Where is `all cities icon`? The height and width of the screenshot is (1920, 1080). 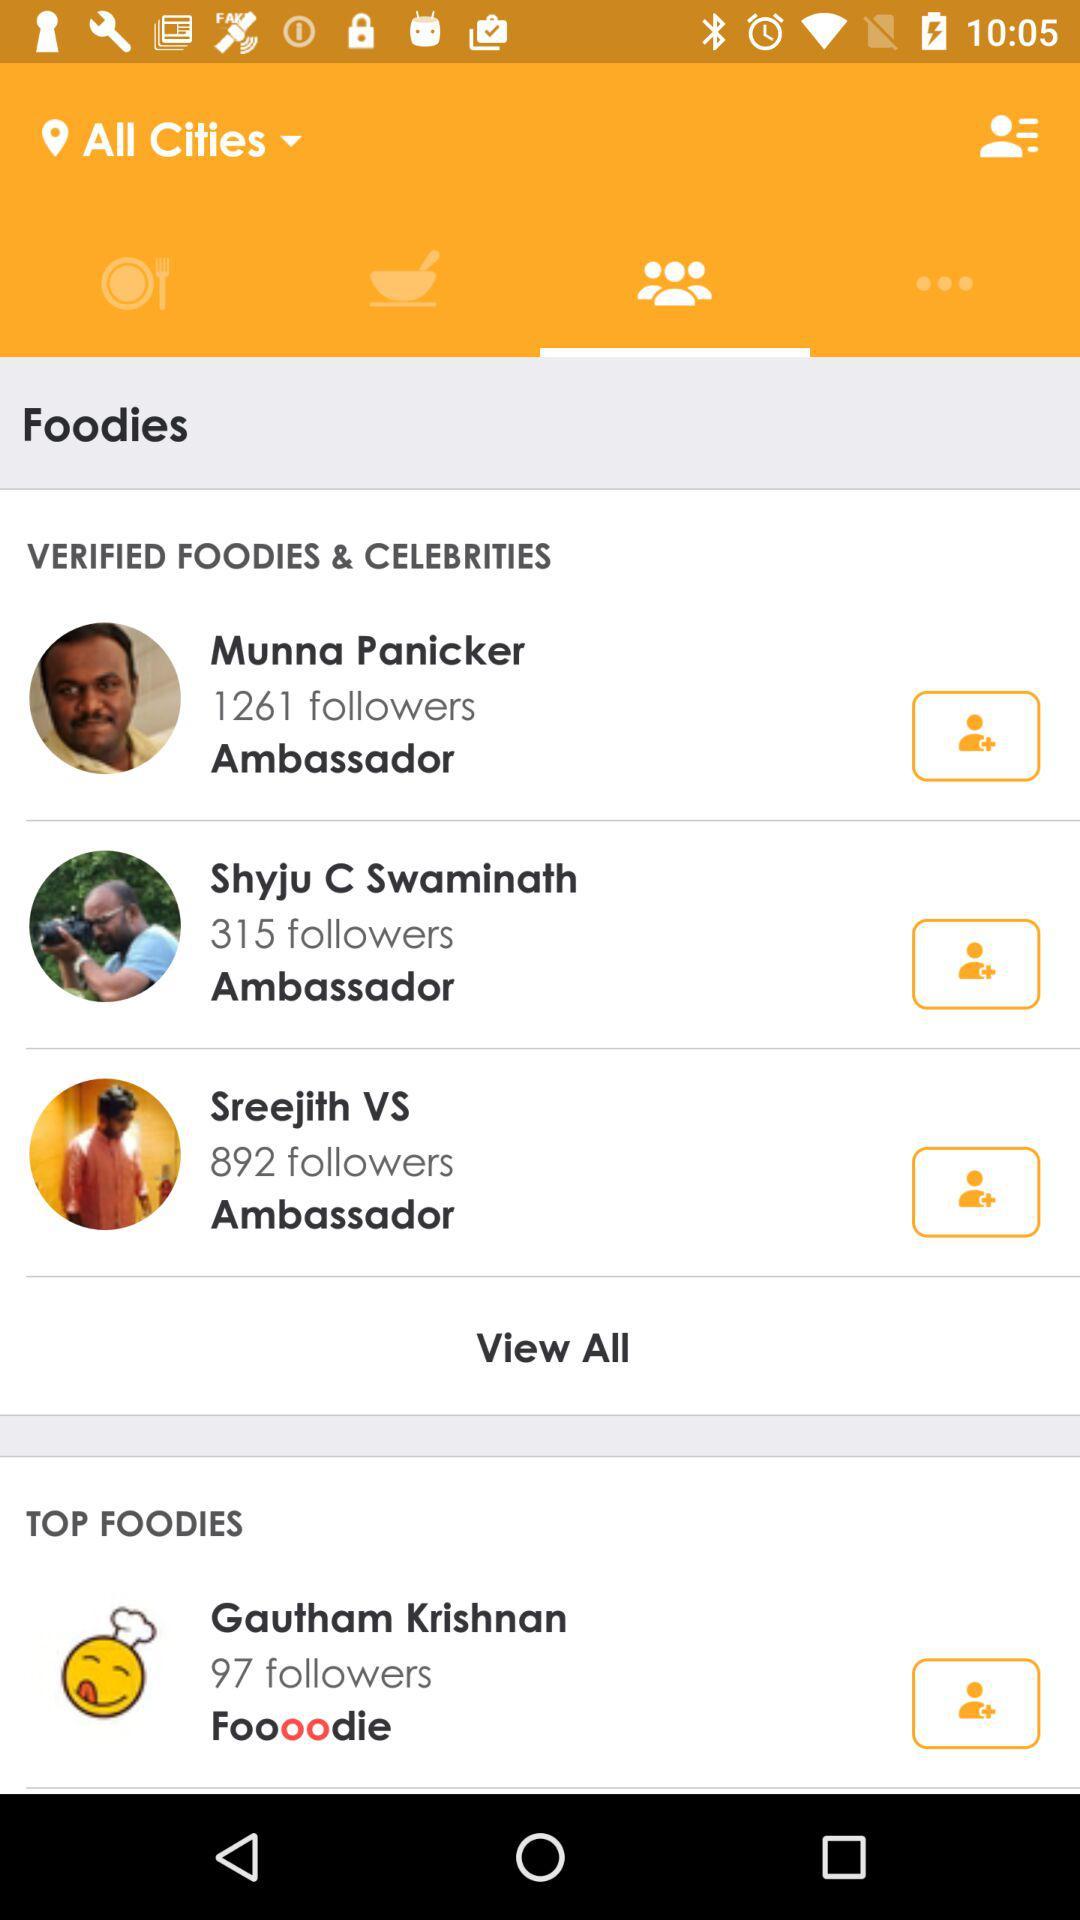 all cities icon is located at coordinates (153, 135).